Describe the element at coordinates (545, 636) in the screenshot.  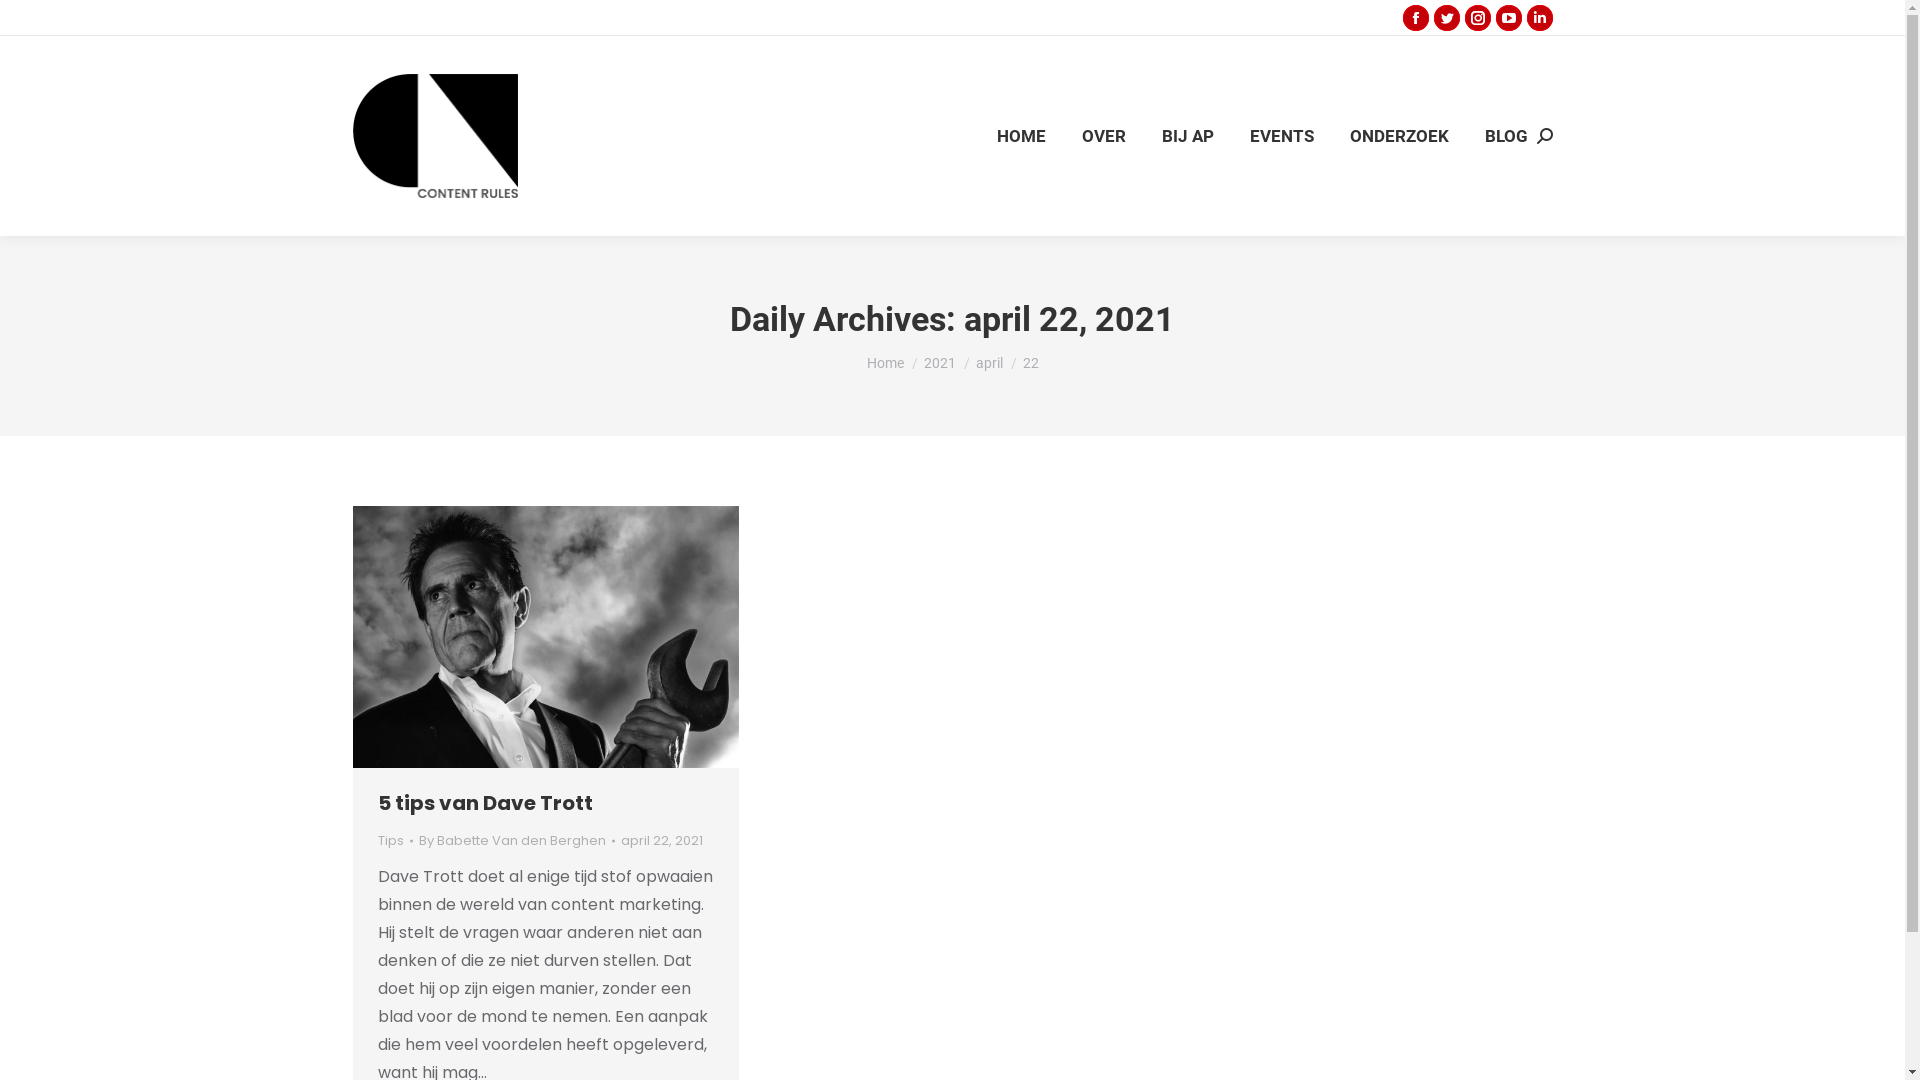
I see `'Blog2_foto_1'` at that location.